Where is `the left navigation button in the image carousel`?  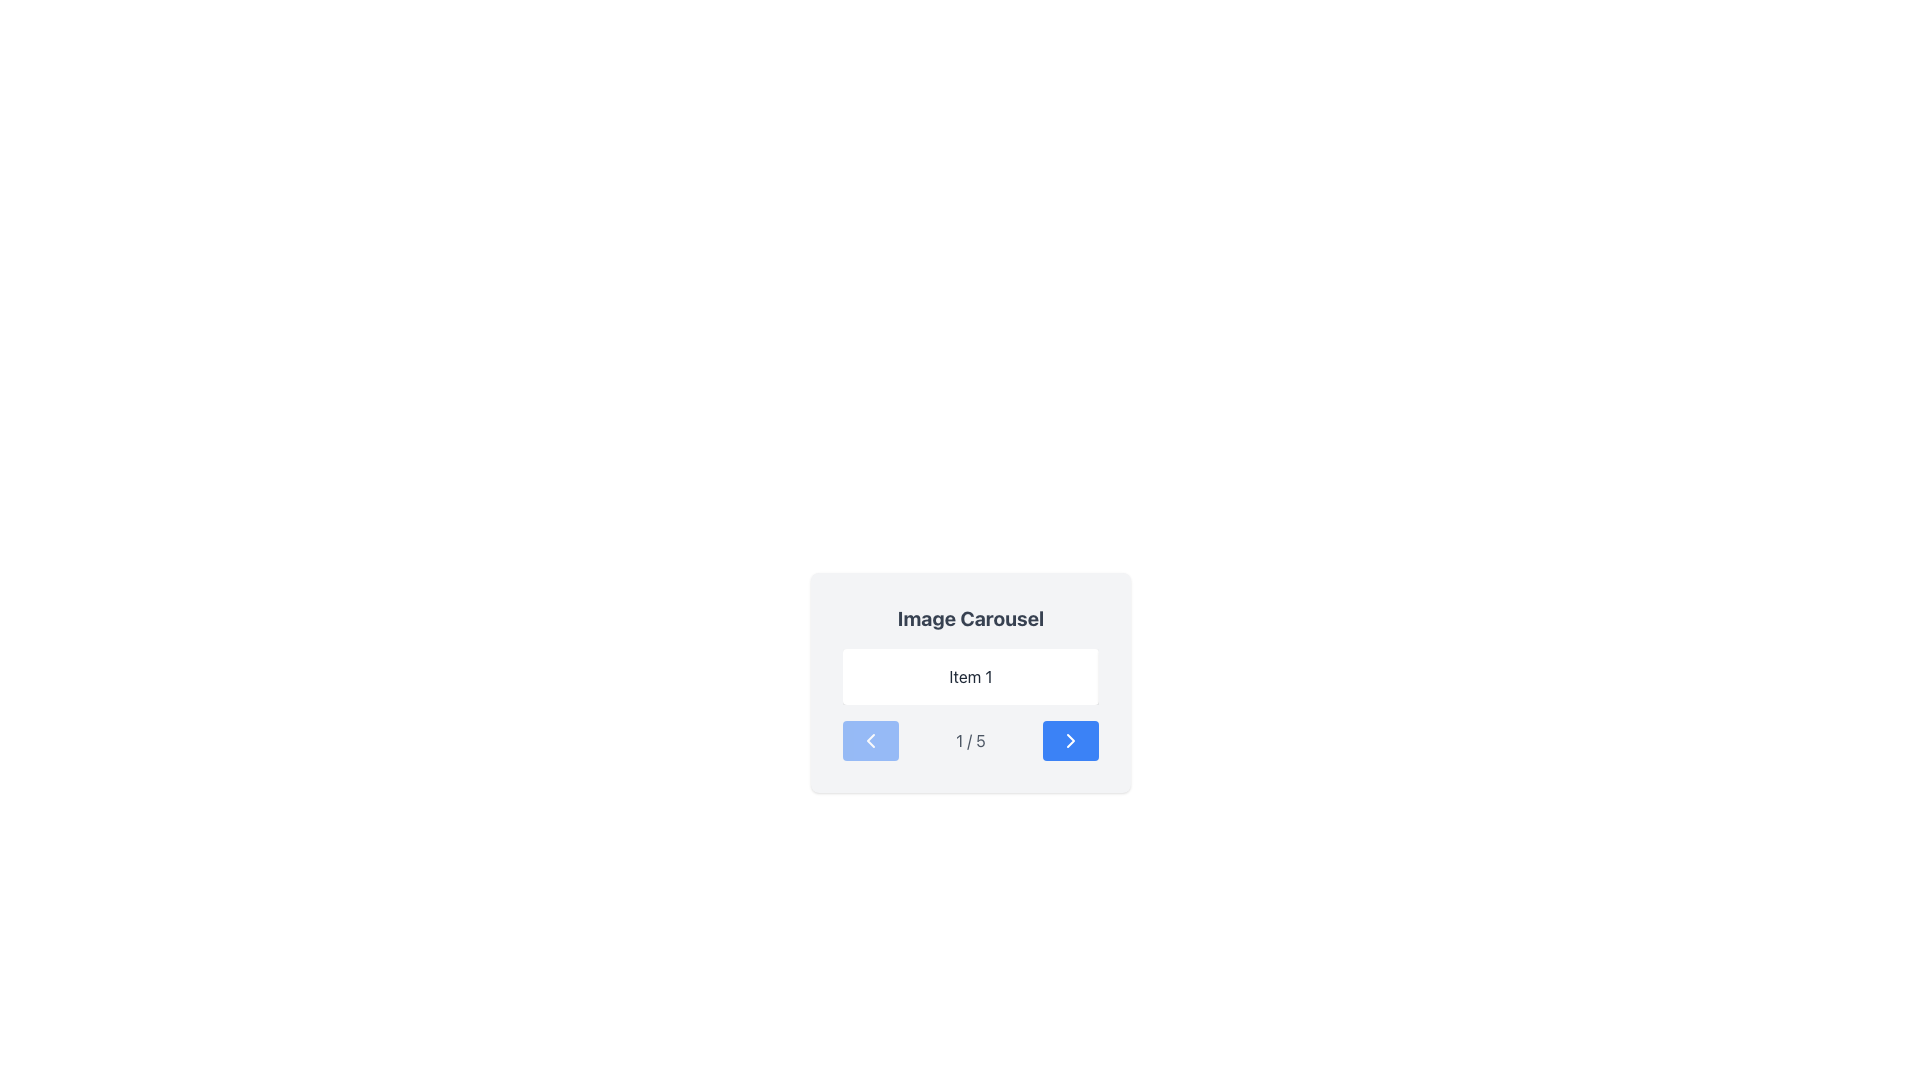 the left navigation button in the image carousel is located at coordinates (870, 740).